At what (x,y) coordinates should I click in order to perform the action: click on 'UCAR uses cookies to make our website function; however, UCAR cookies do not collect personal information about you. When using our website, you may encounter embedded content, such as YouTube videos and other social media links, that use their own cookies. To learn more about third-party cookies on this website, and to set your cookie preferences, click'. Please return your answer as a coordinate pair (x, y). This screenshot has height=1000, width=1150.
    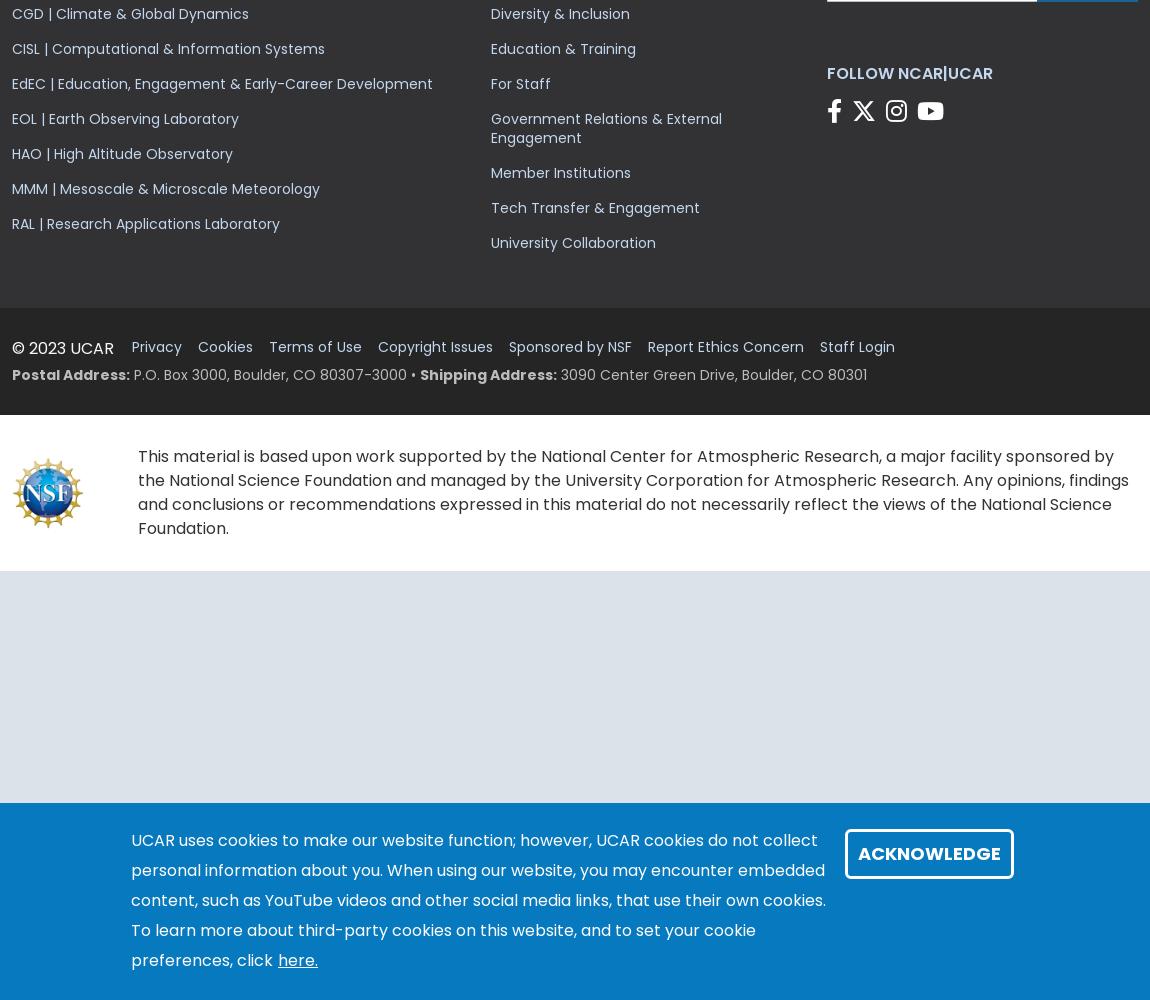
    Looking at the image, I should click on (478, 900).